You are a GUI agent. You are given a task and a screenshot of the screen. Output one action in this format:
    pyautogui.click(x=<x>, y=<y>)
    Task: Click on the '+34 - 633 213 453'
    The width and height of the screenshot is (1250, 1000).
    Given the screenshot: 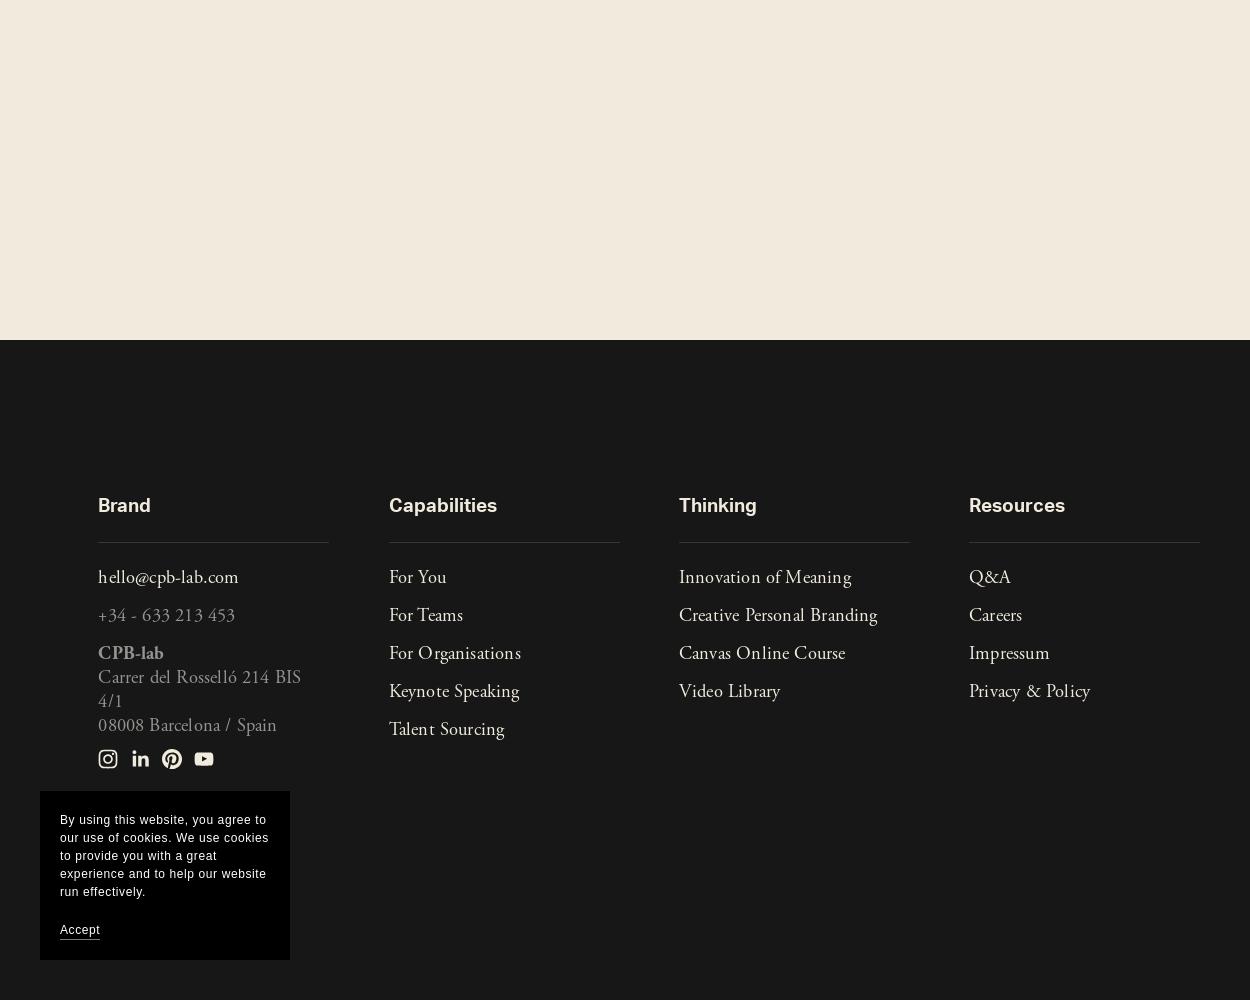 What is the action you would take?
    pyautogui.click(x=166, y=615)
    